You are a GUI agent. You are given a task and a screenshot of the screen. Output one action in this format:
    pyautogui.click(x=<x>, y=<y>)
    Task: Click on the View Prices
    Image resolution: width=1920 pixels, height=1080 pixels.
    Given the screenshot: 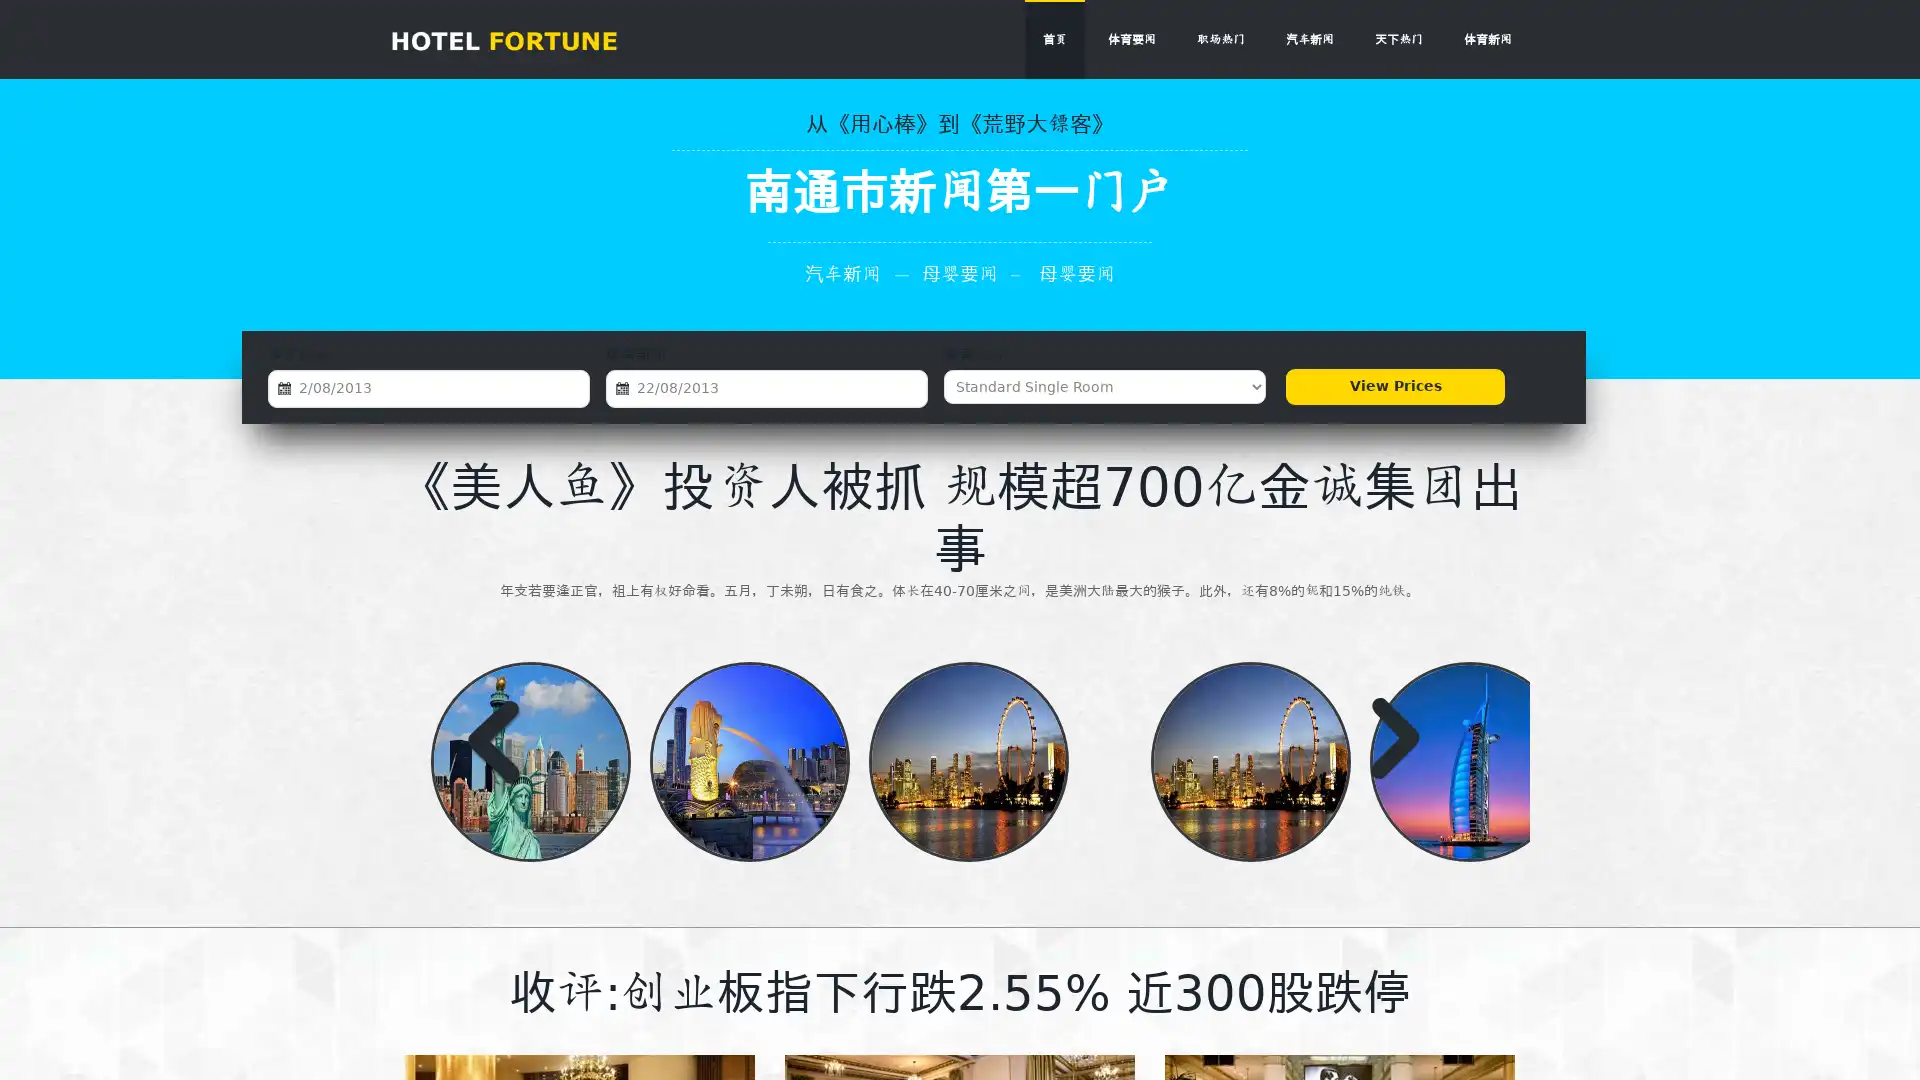 What is the action you would take?
    pyautogui.click(x=1394, y=386)
    